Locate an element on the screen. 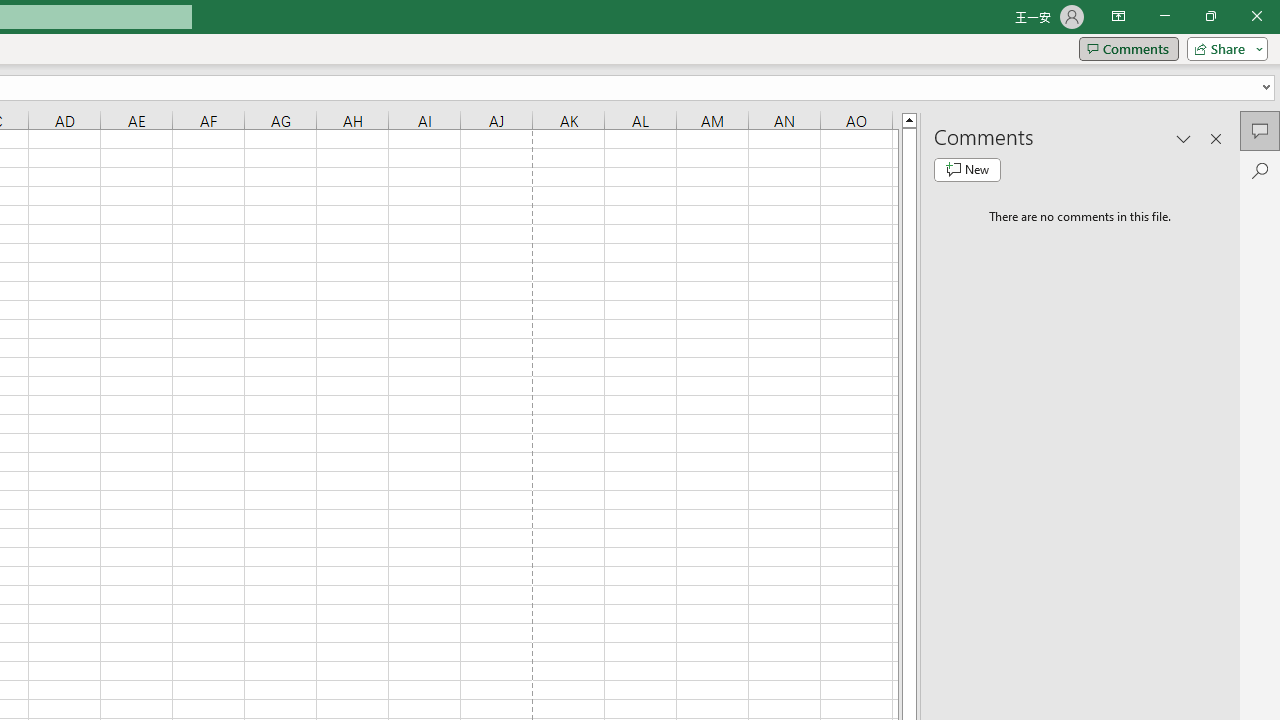 The image size is (1280, 720). 'Ribbon Display Options' is located at coordinates (1117, 16).